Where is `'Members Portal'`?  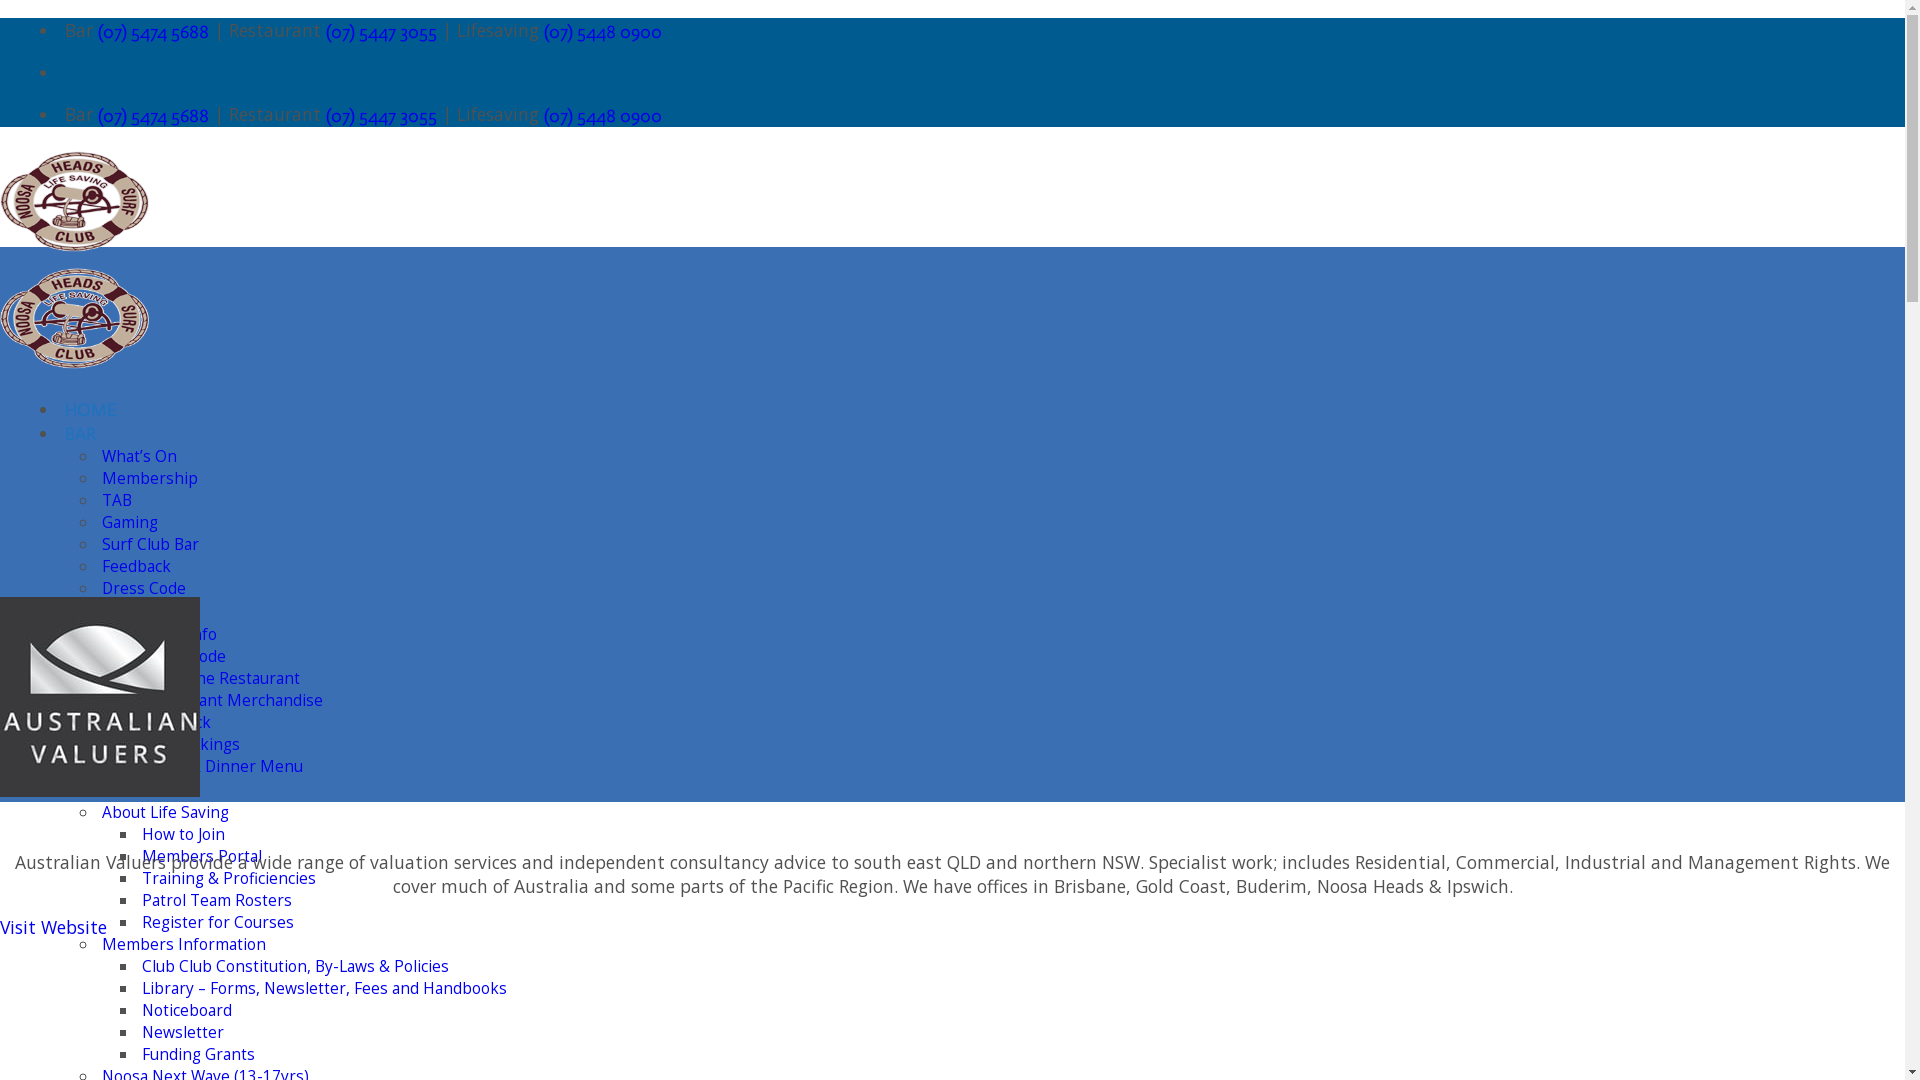
'Members Portal' is located at coordinates (201, 855).